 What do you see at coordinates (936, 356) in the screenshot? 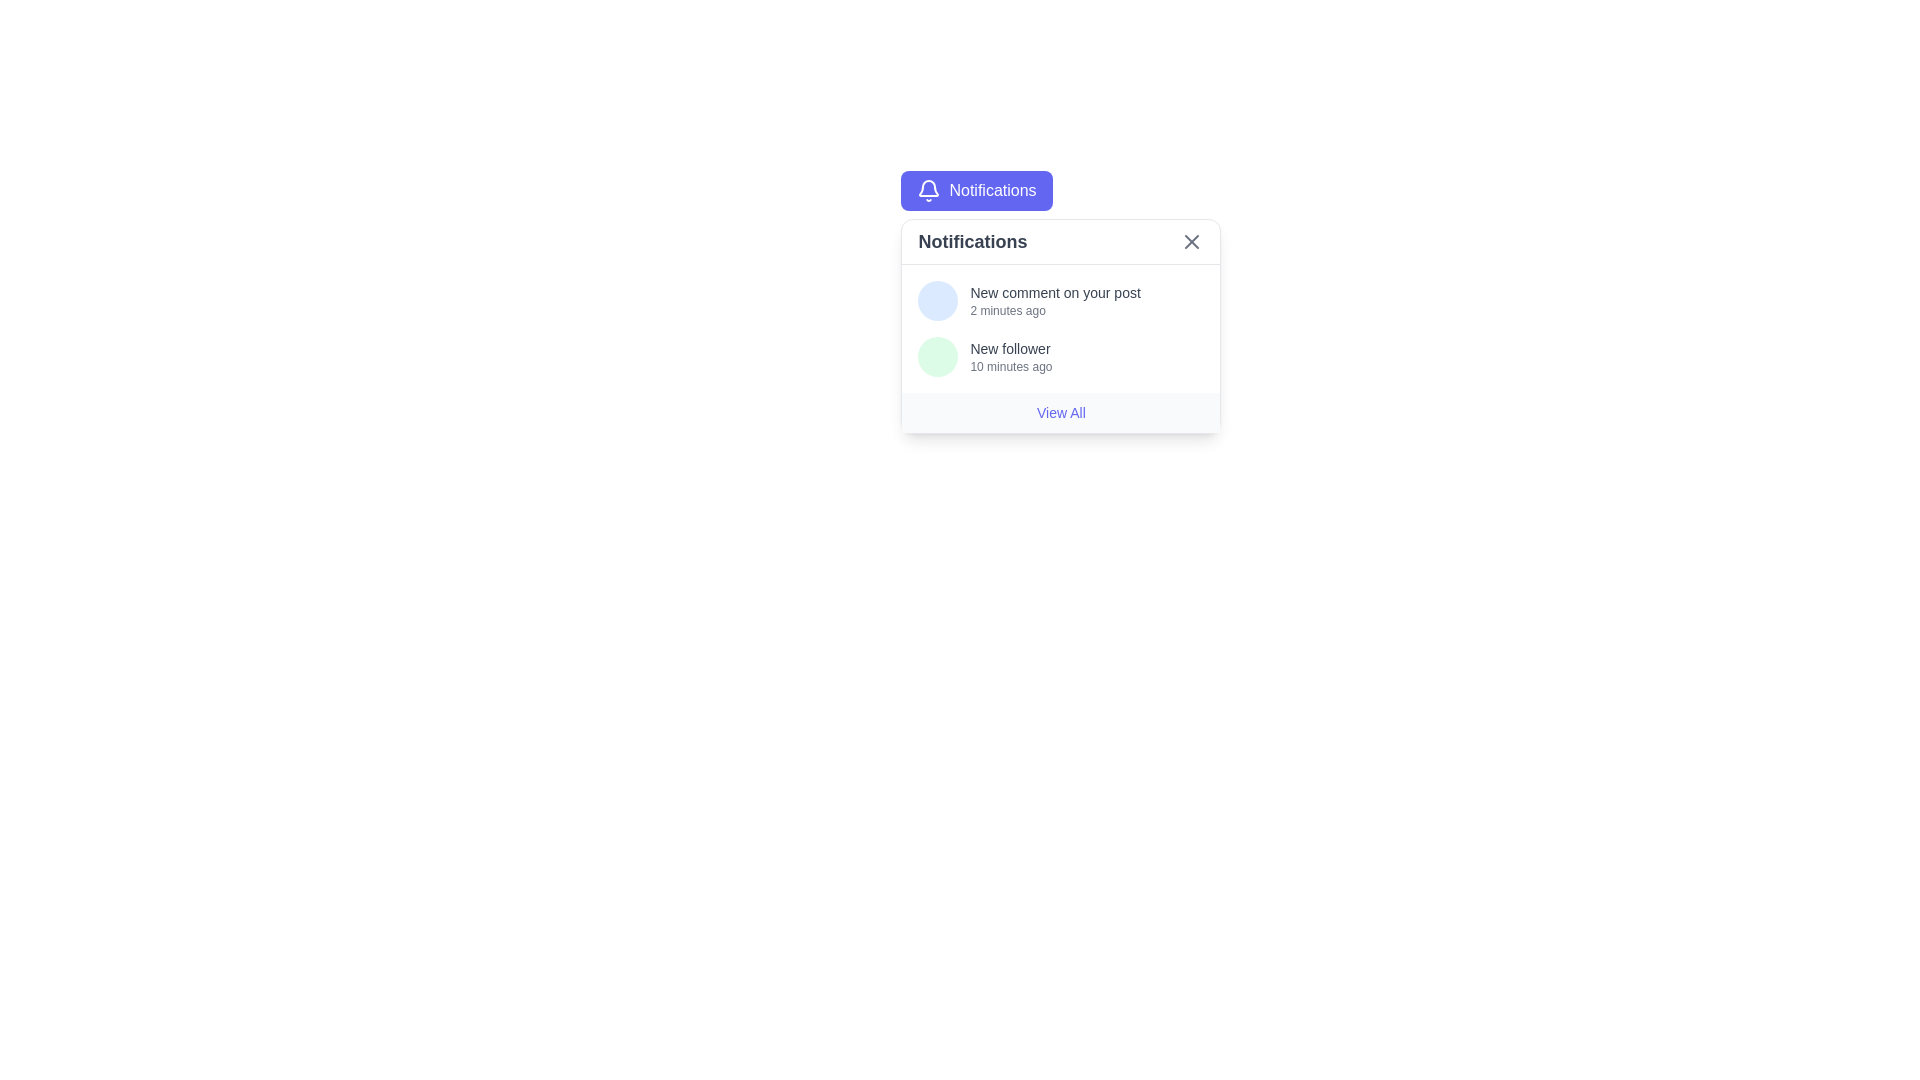
I see `the circular indicator placeholder located in the second notification entry to the left of the texts 'New follower' and '10 minutes ago'` at bounding box center [936, 356].